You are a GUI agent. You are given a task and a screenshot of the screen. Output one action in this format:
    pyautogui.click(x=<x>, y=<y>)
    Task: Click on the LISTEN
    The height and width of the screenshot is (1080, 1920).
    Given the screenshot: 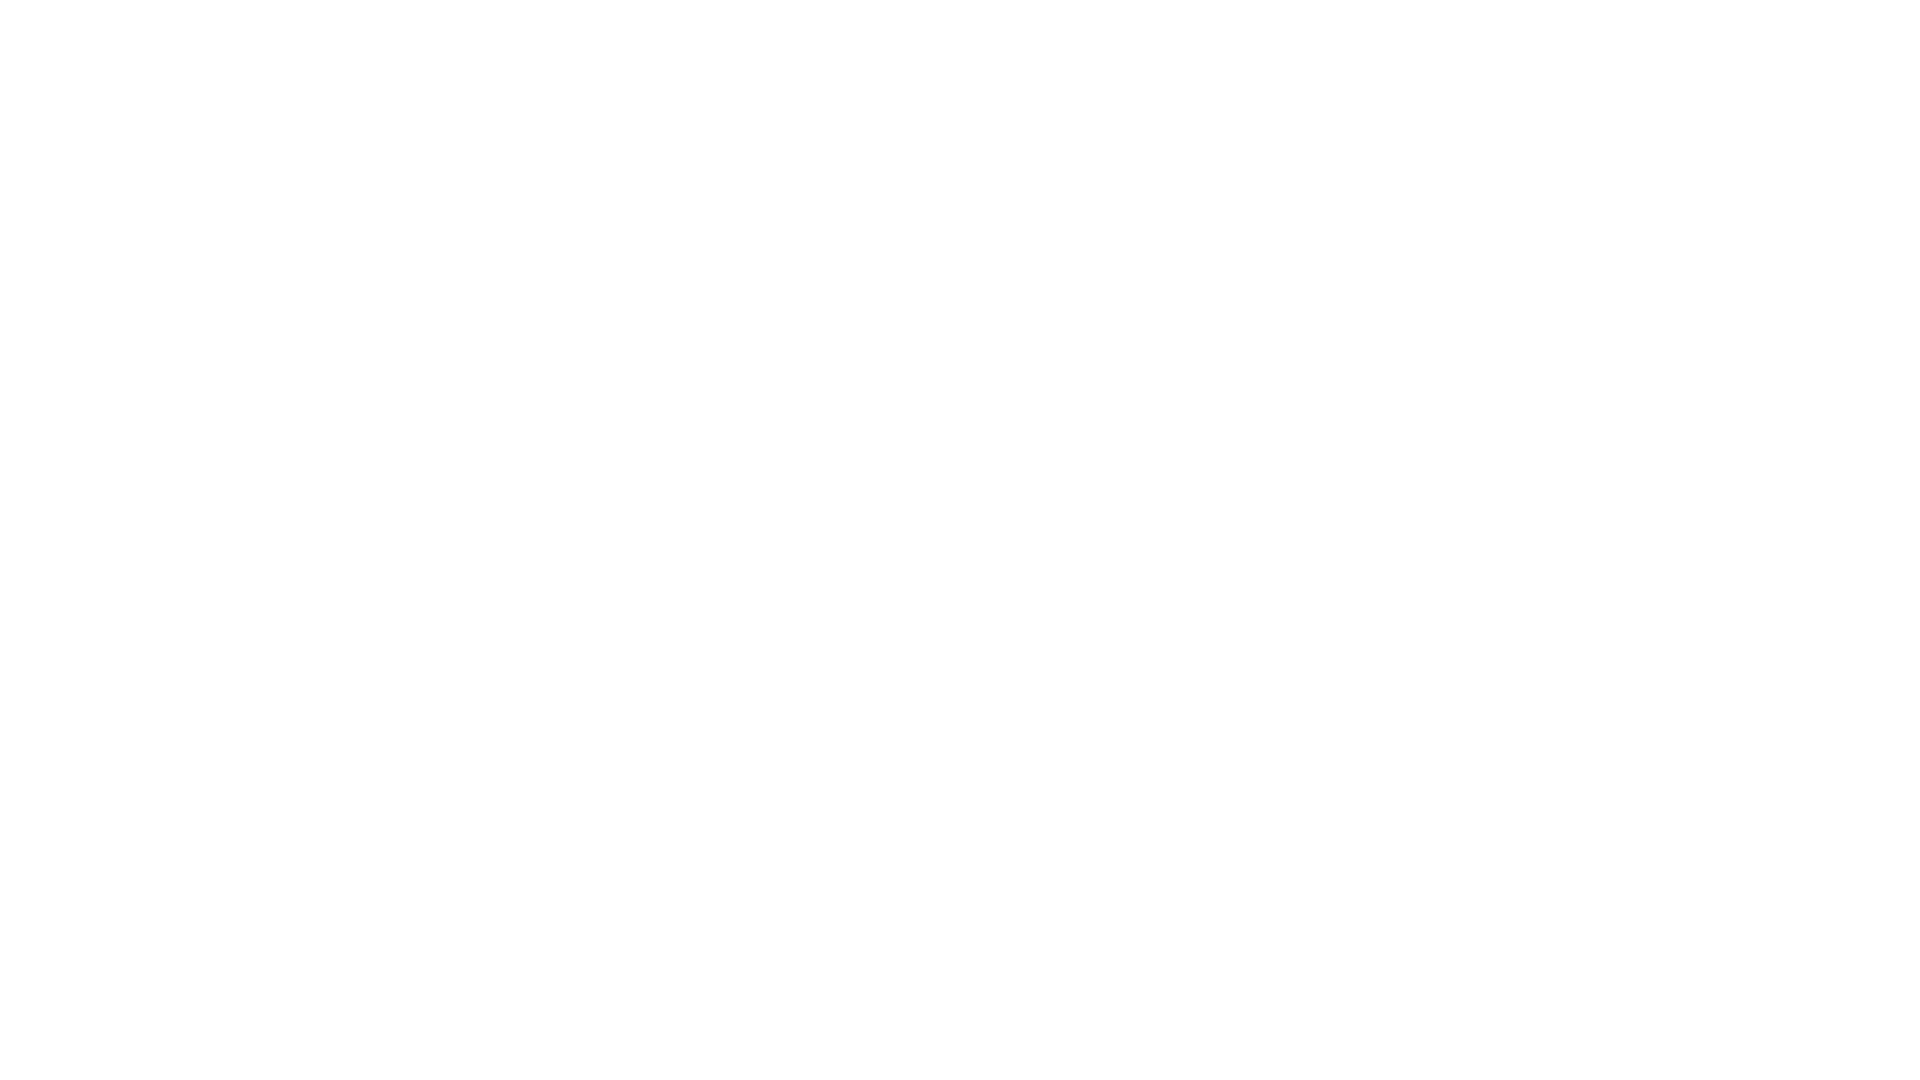 What is the action you would take?
    pyautogui.click(x=589, y=168)
    